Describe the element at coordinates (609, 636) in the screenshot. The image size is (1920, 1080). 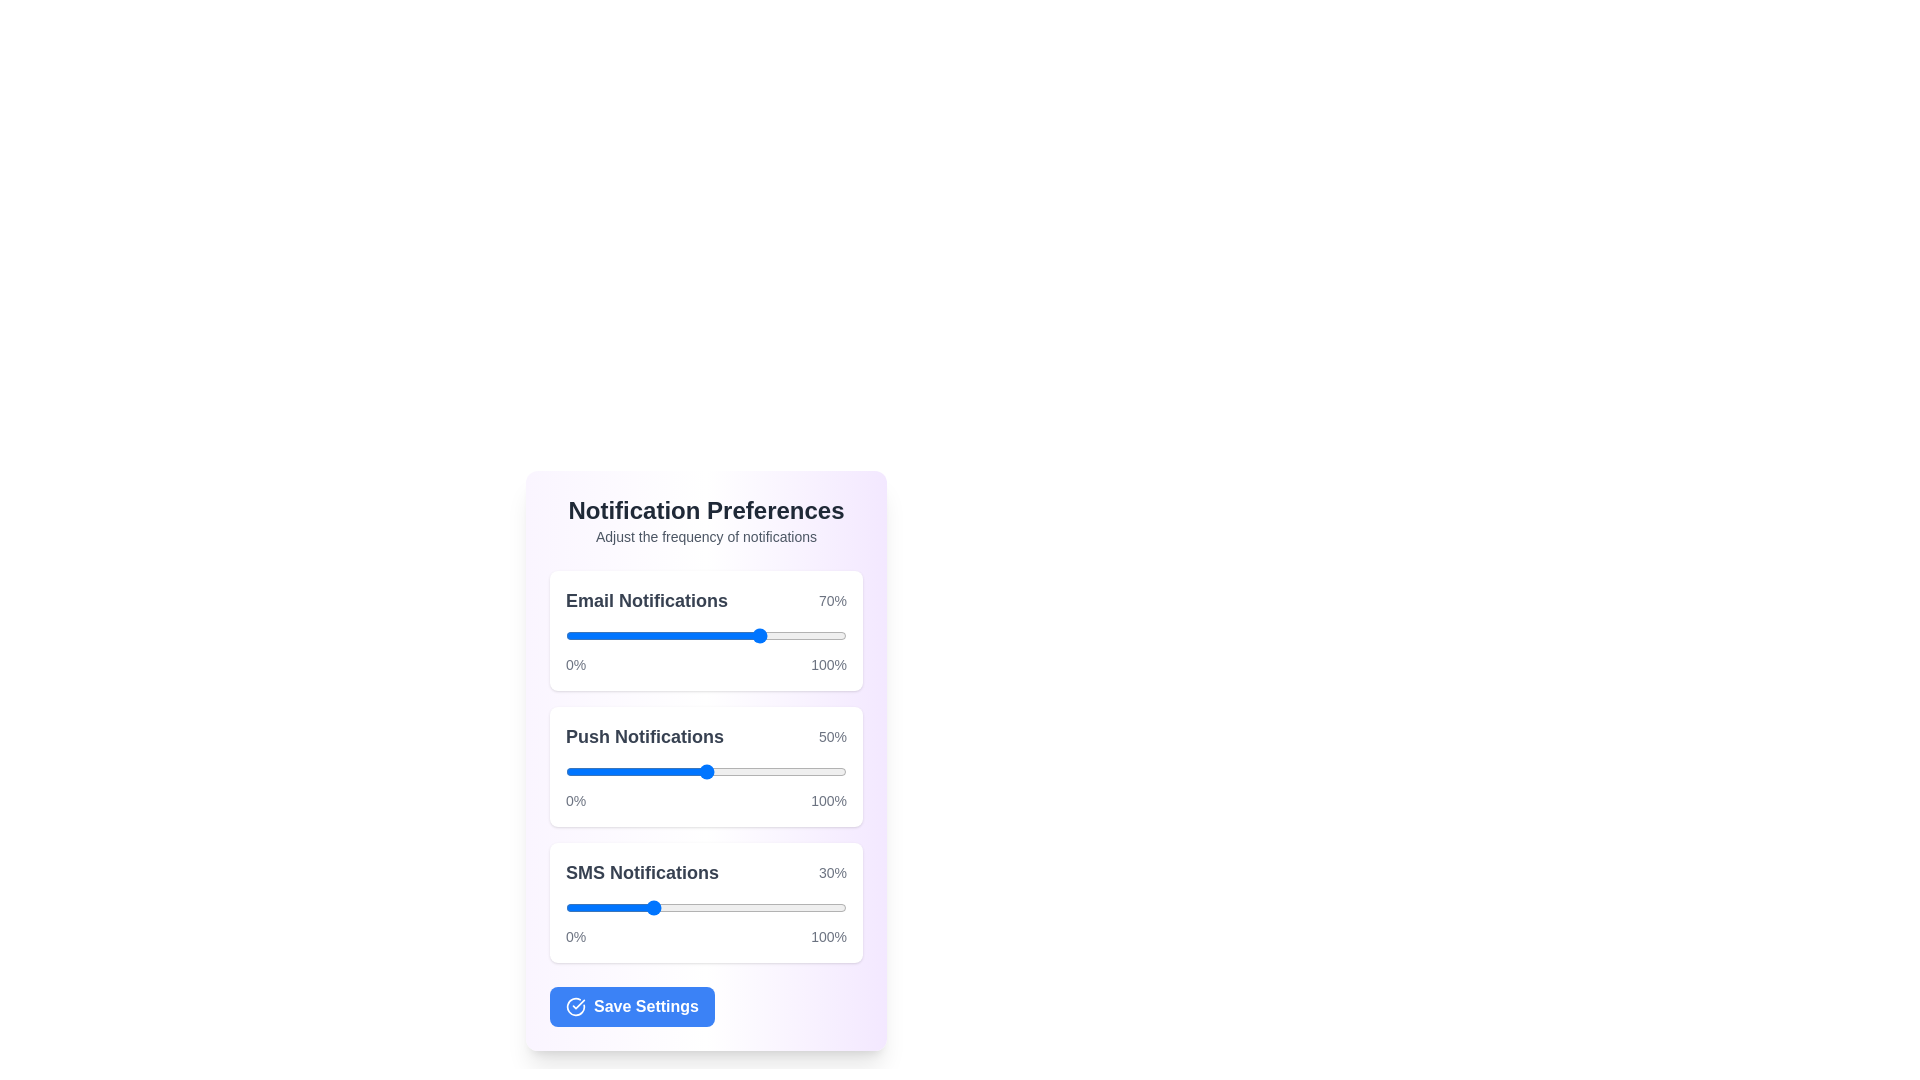
I see `the Email Notification slider` at that location.